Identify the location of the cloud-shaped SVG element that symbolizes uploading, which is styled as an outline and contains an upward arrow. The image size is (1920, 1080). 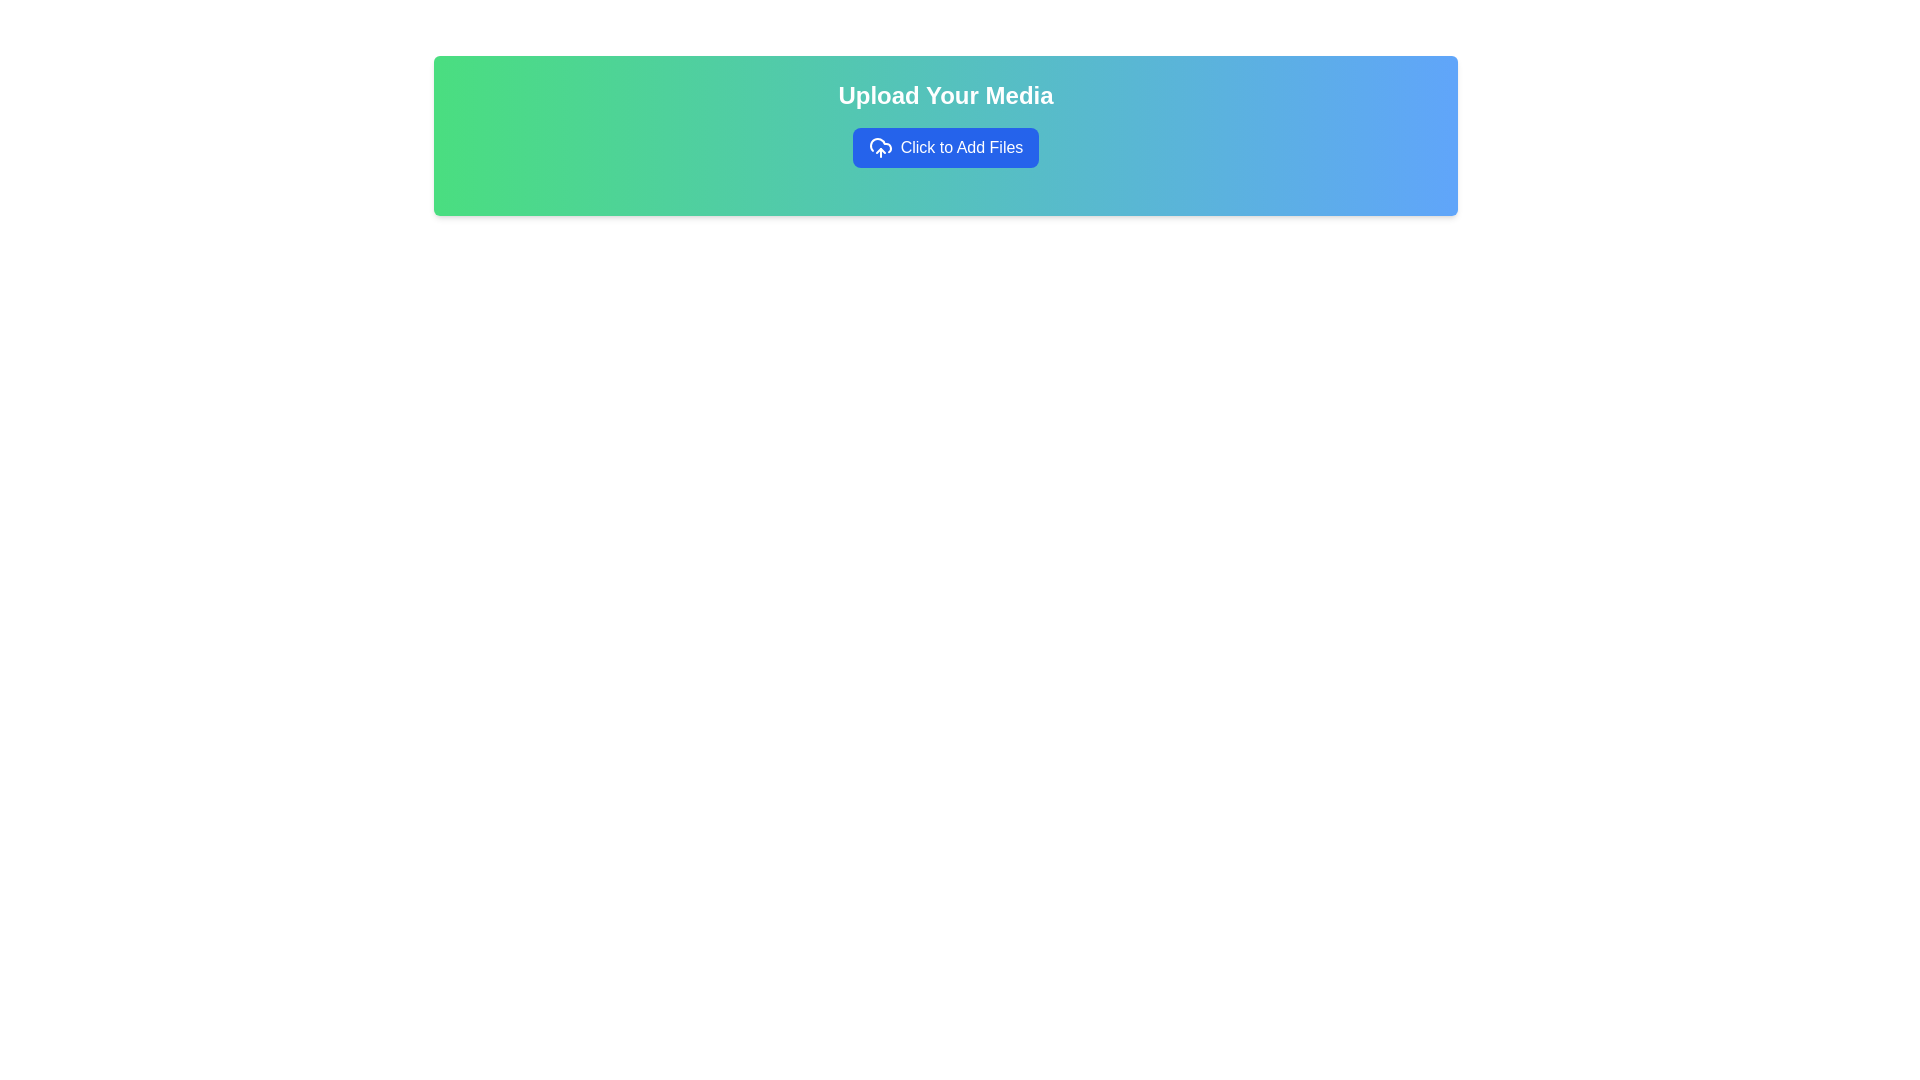
(880, 144).